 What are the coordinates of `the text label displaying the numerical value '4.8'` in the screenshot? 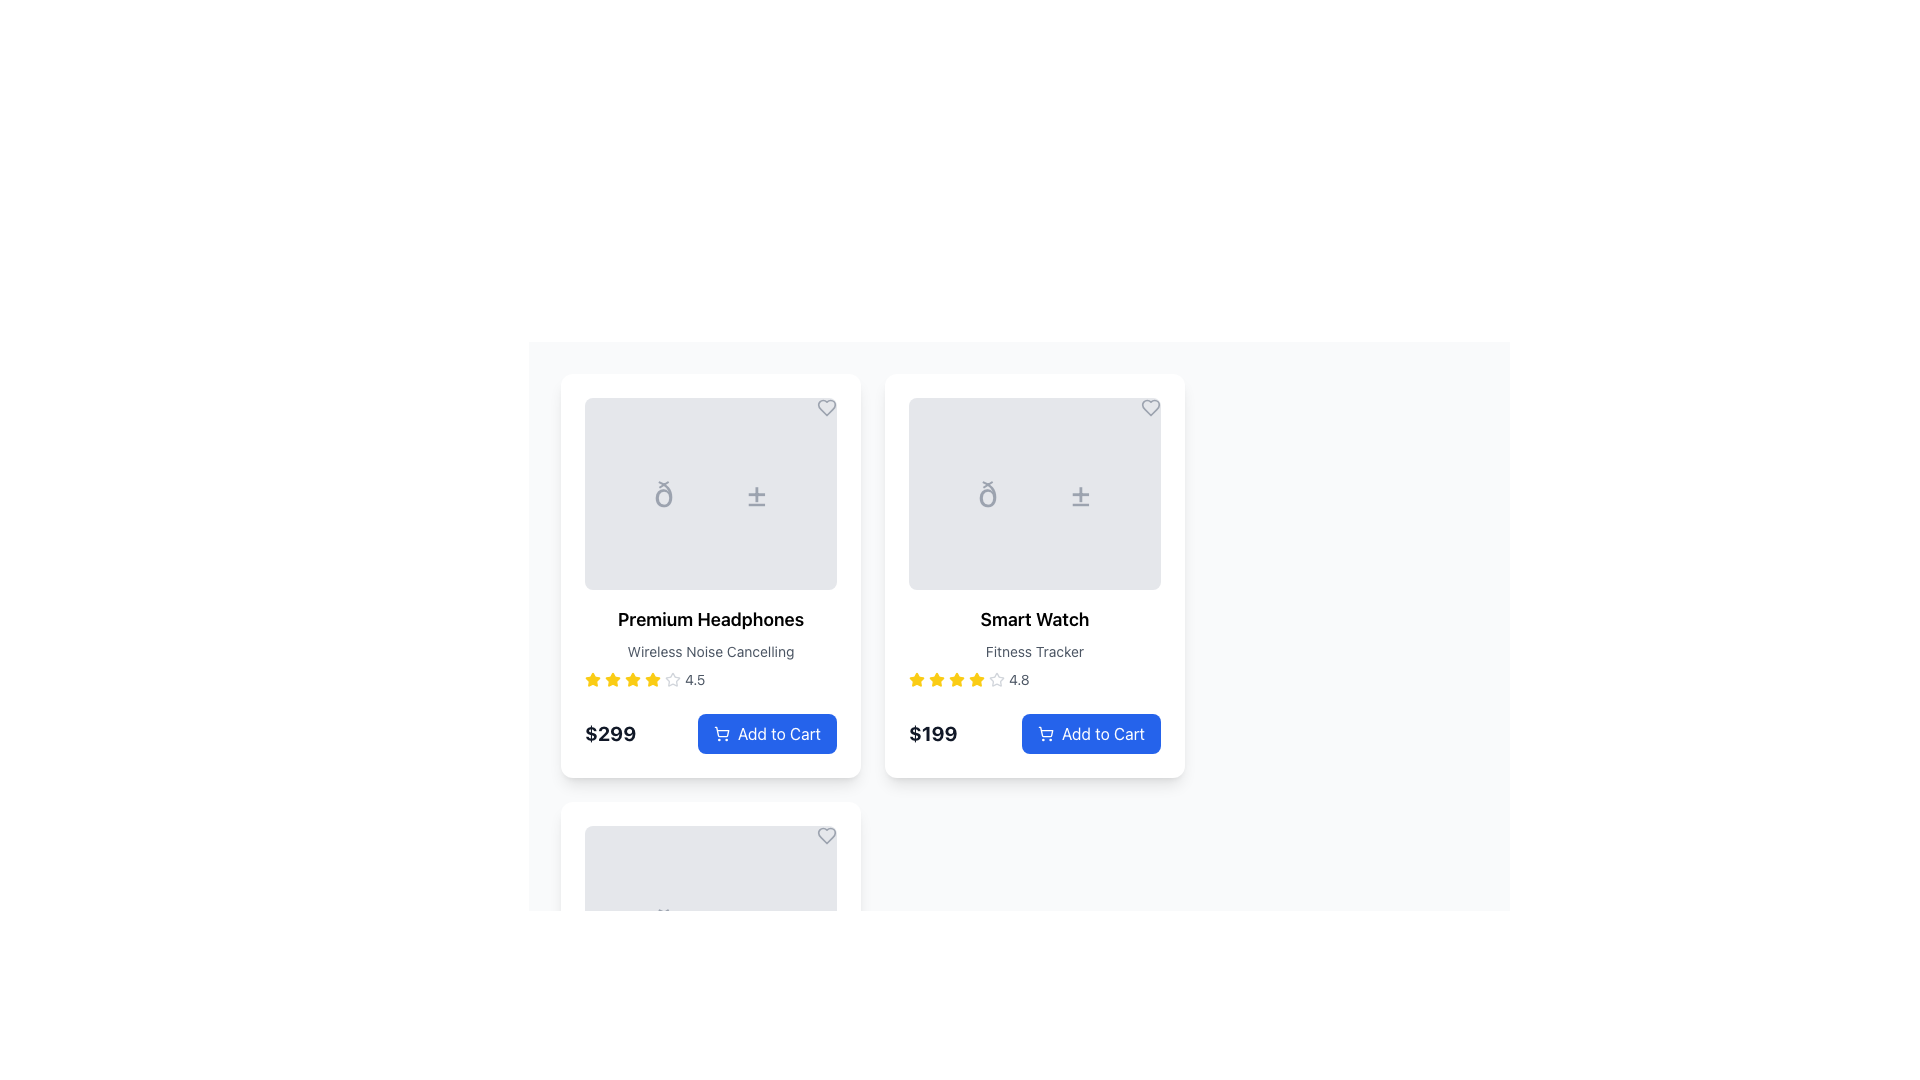 It's located at (1019, 678).